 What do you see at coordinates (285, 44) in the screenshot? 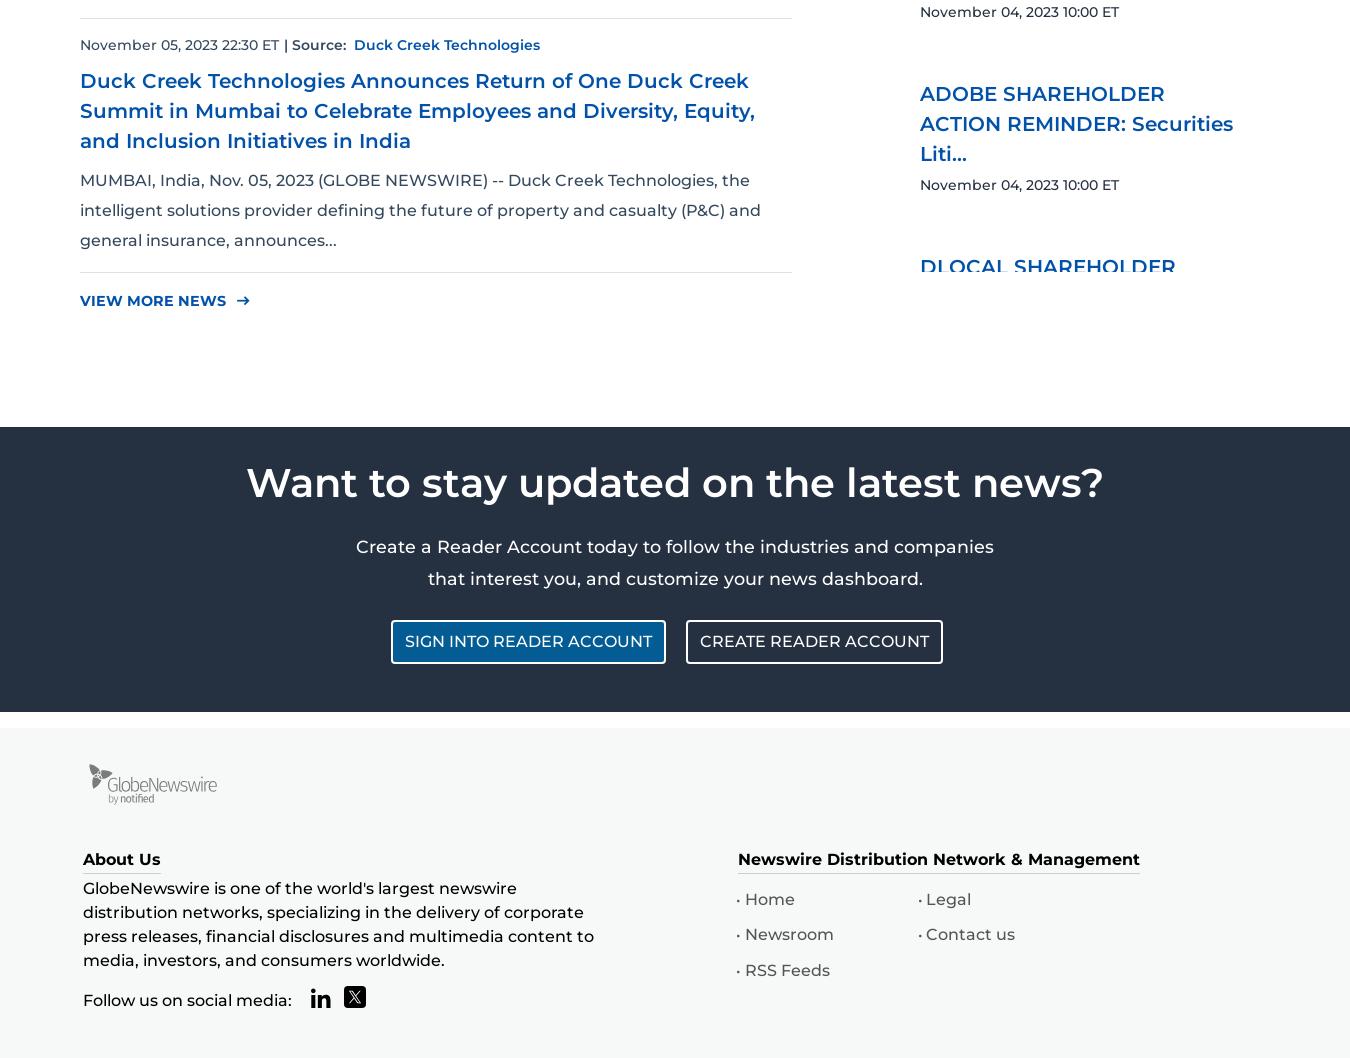
I see `'|'` at bounding box center [285, 44].